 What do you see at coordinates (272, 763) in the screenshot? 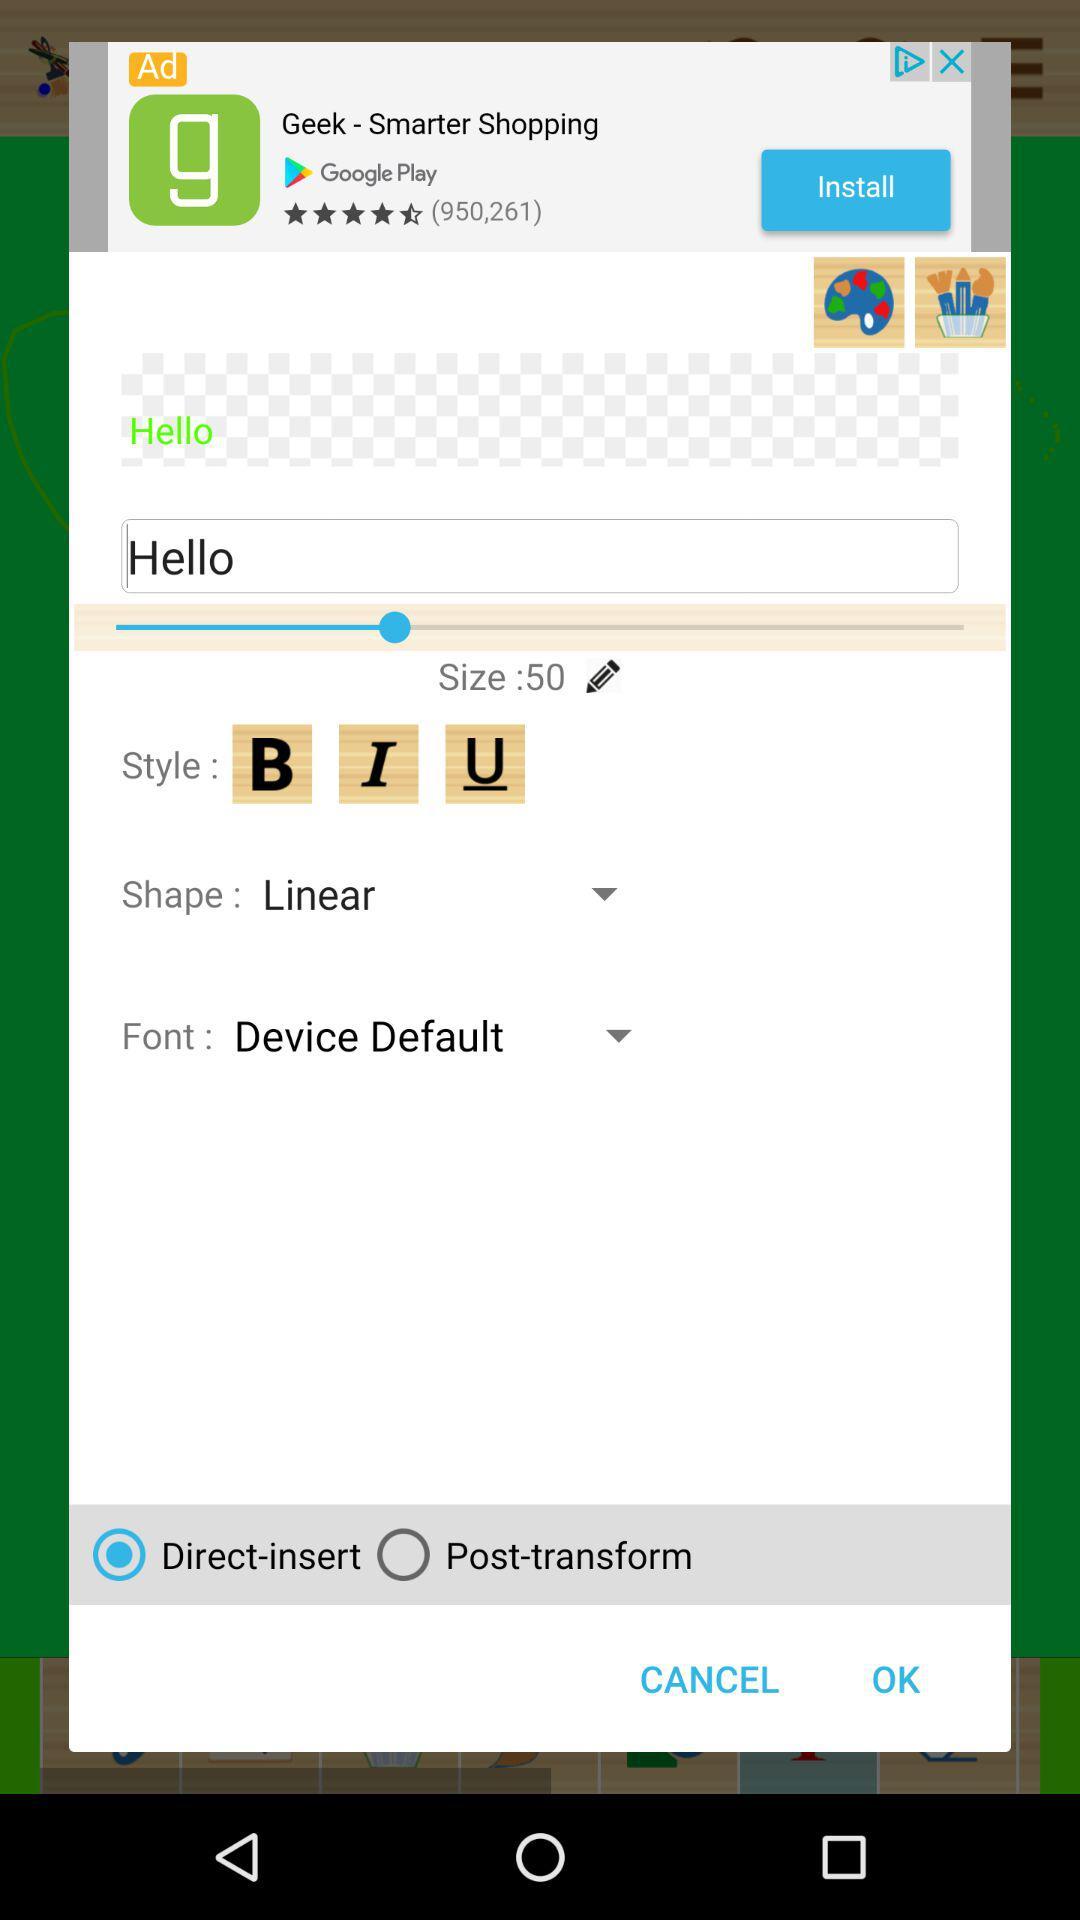
I see `bold` at bounding box center [272, 763].